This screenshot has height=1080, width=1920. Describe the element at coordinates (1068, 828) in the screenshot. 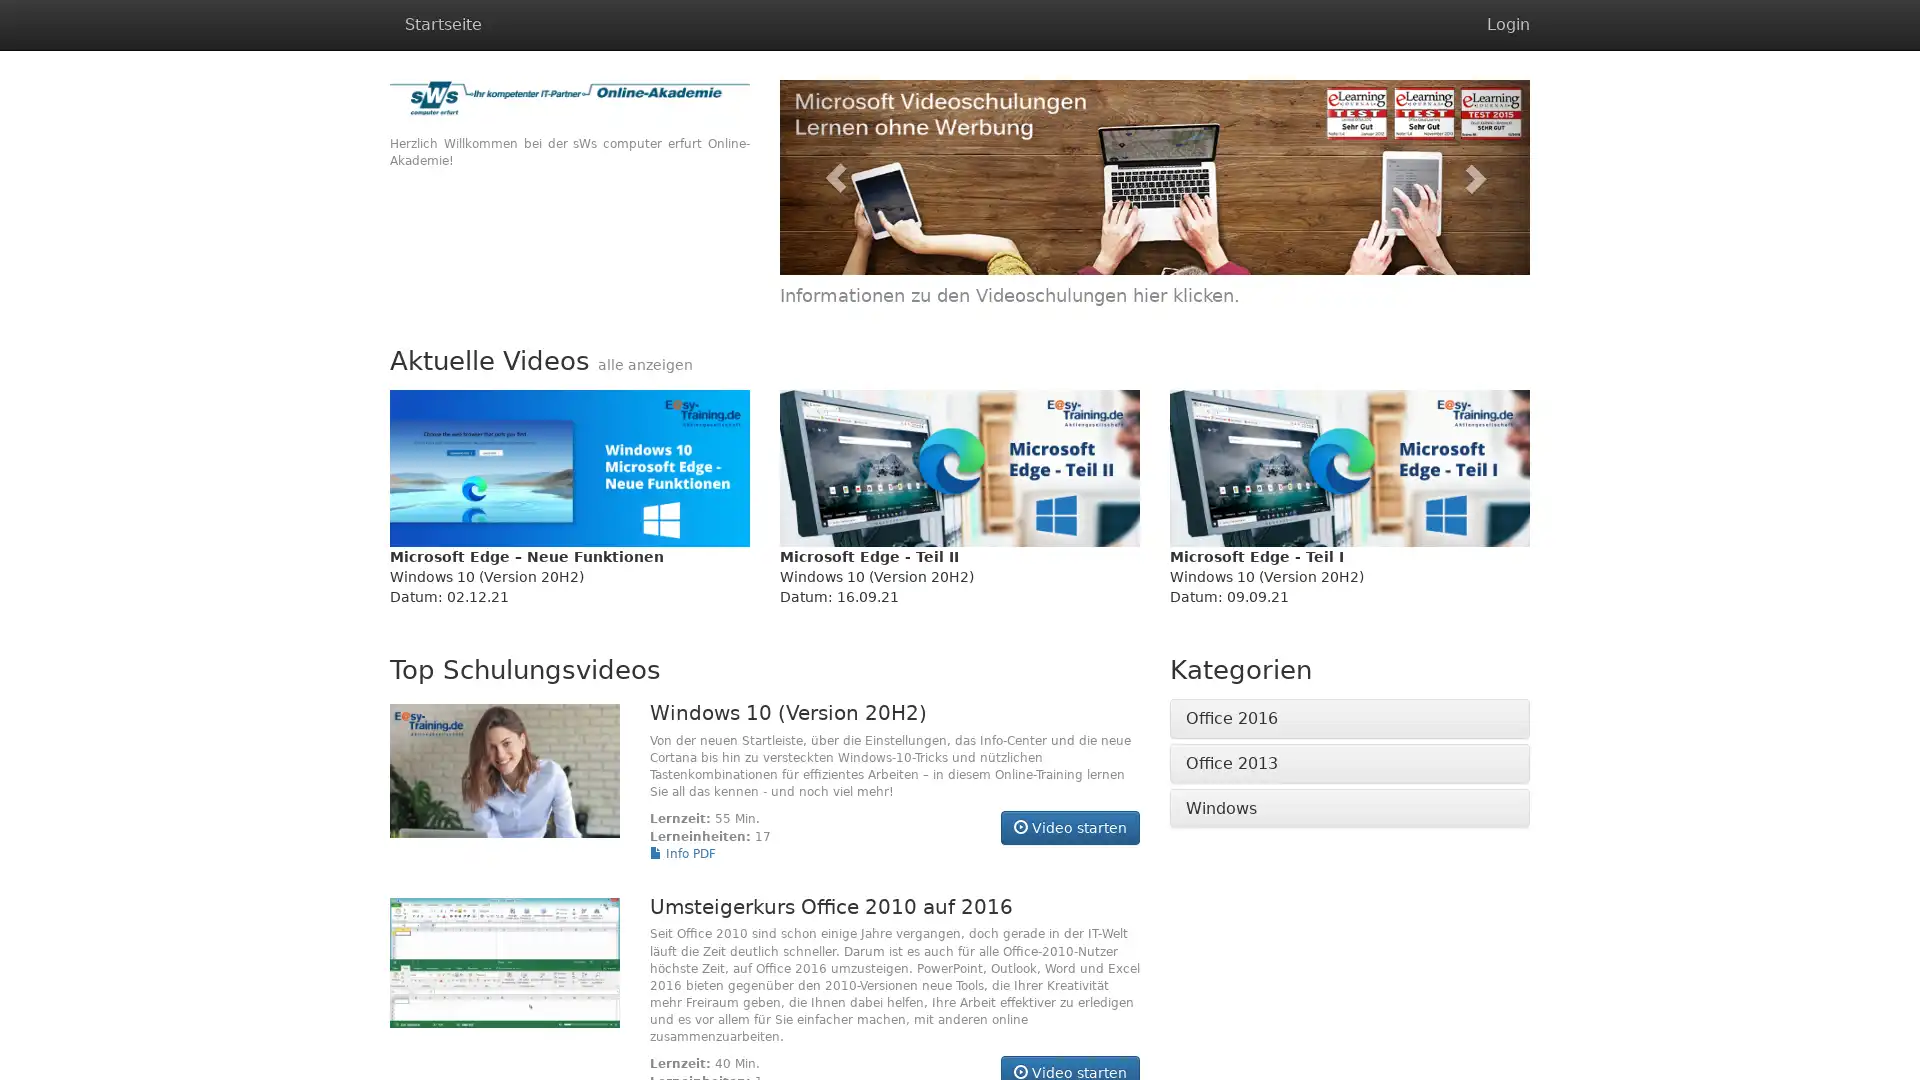

I see `Video starten` at that location.